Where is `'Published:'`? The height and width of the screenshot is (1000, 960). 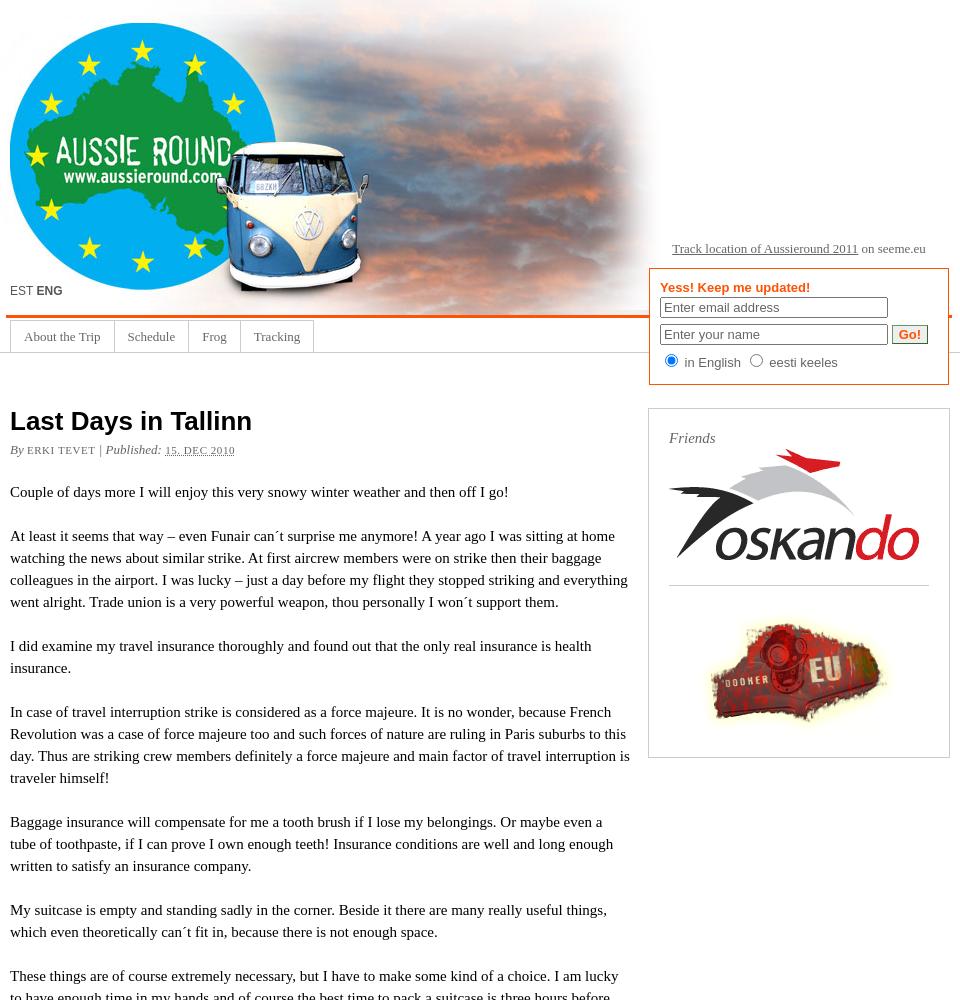 'Published:' is located at coordinates (105, 448).